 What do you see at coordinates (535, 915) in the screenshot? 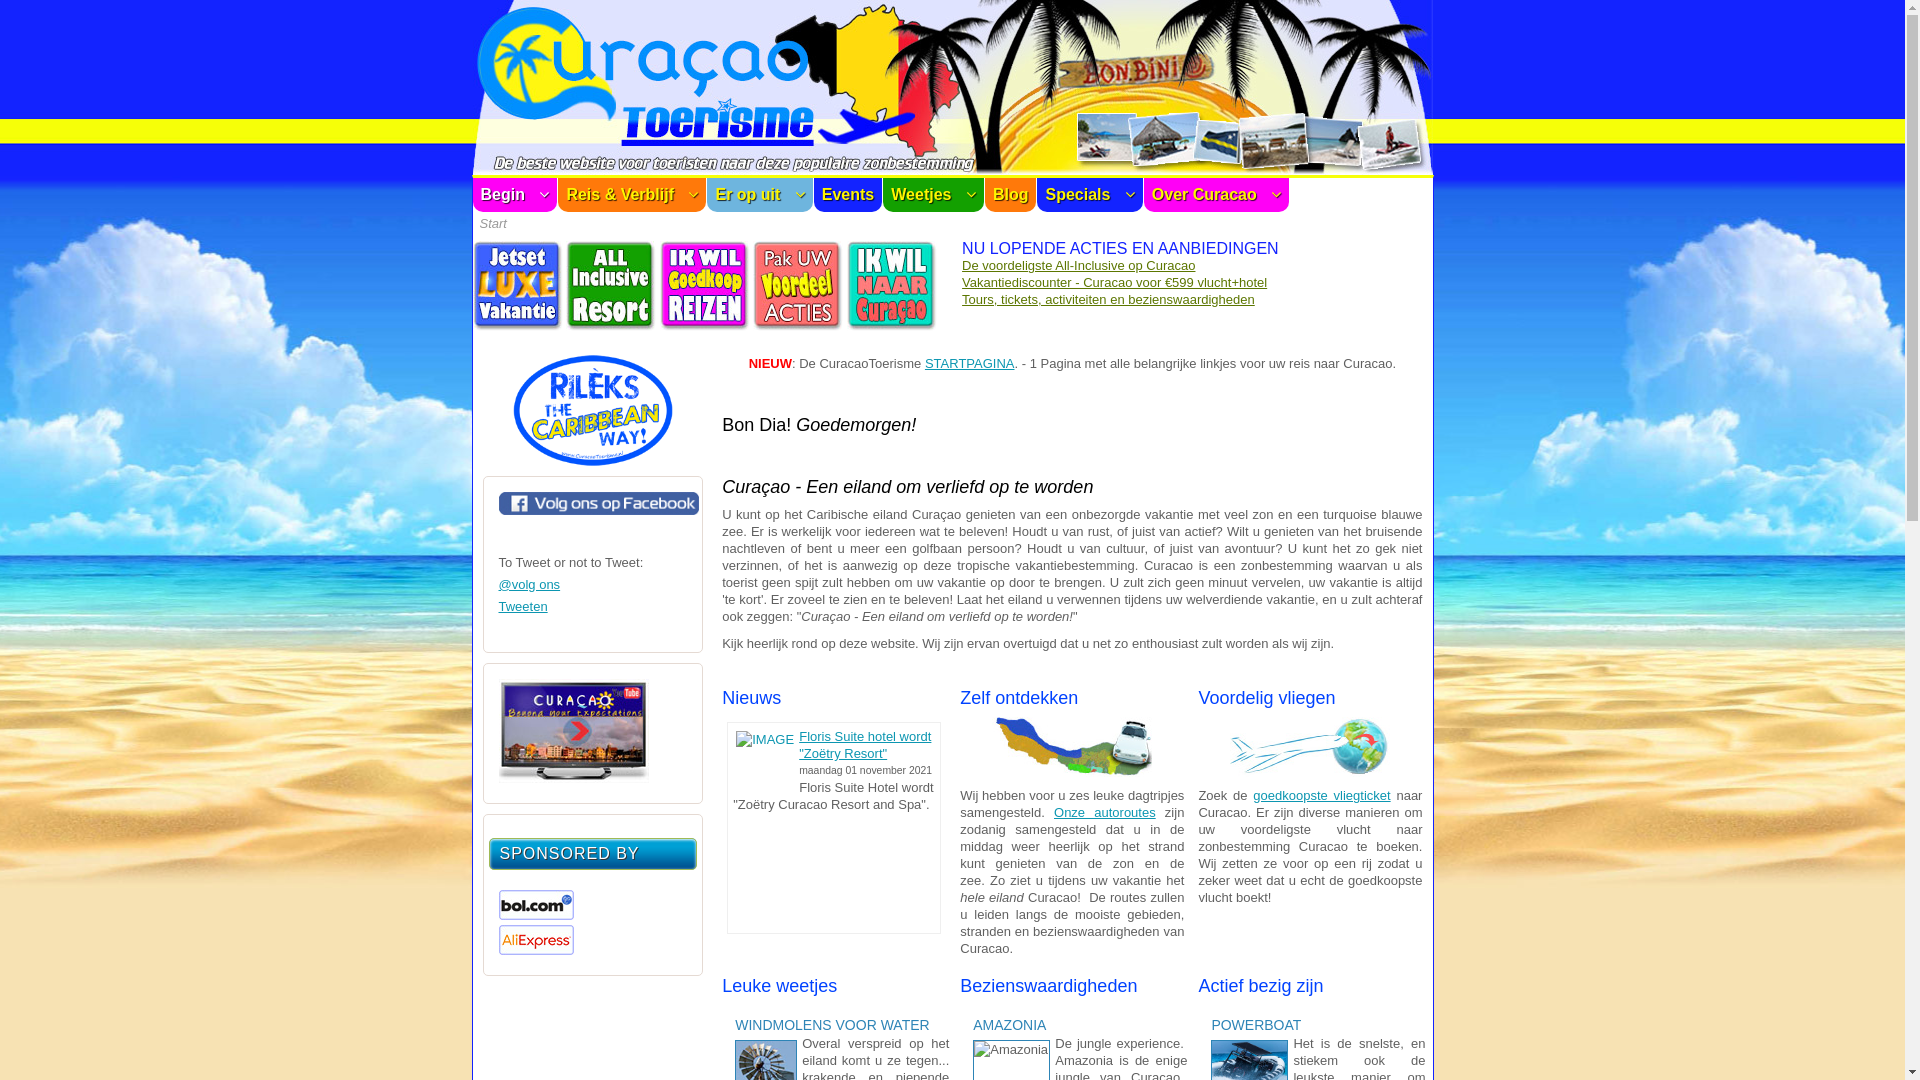
I see `'Direct naar de website van BOL.com'` at bounding box center [535, 915].